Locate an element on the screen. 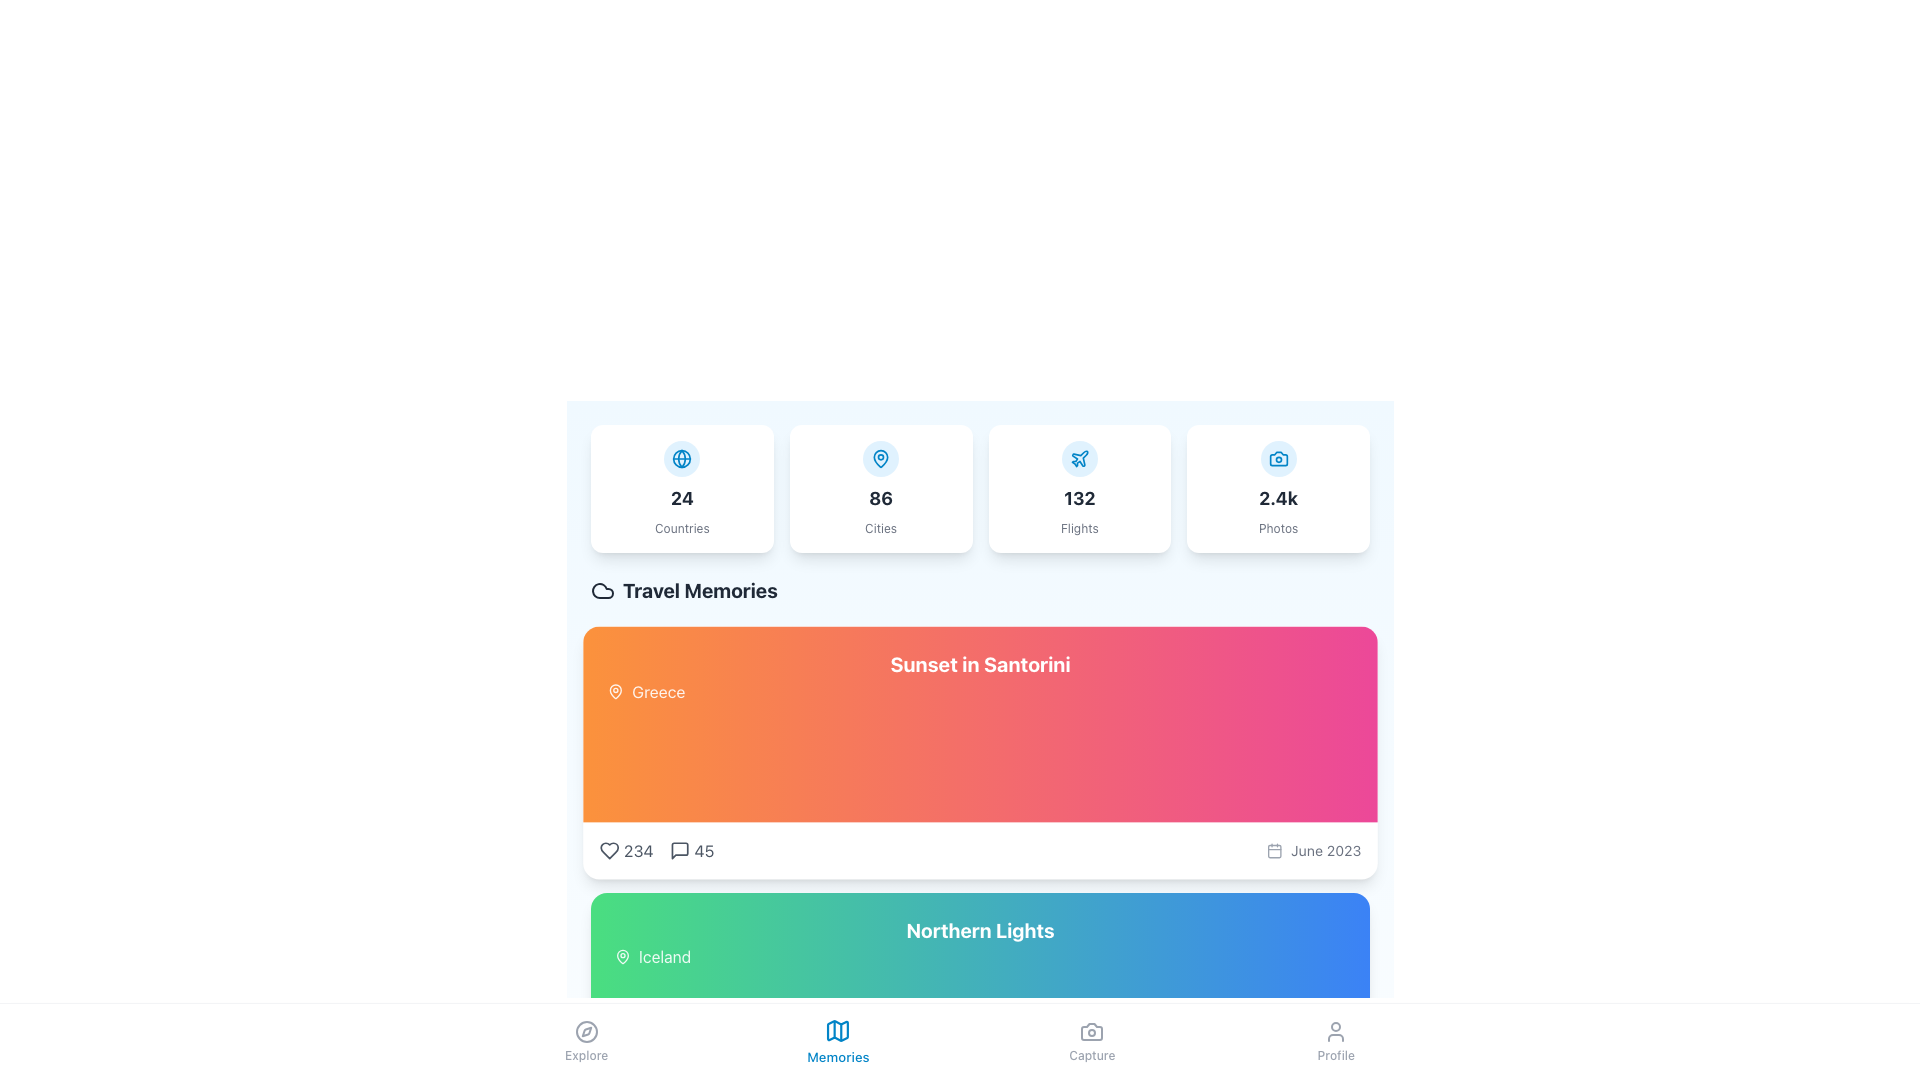 This screenshot has height=1080, width=1920. the pin-shaped location icon located to the left of the text 'Greece', which signifies a geographical location is located at coordinates (614, 690).